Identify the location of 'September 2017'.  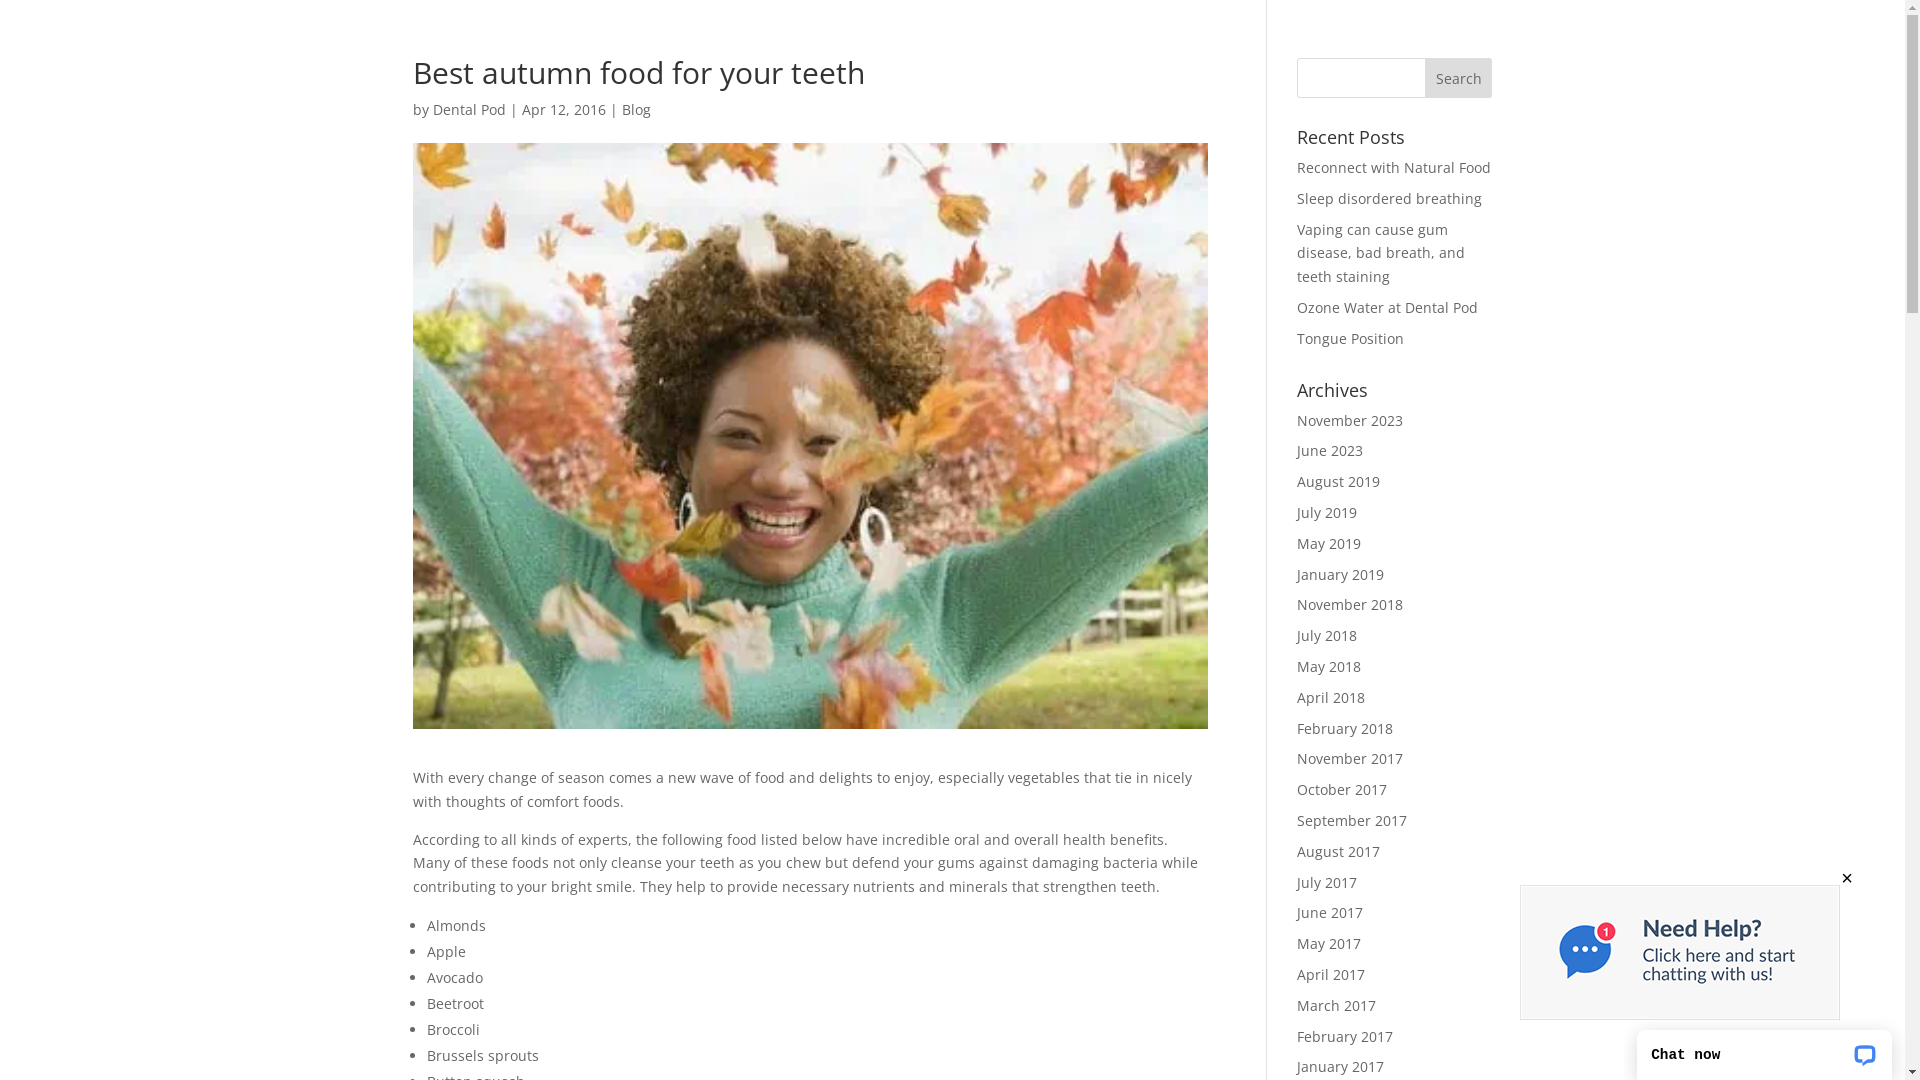
(1352, 820).